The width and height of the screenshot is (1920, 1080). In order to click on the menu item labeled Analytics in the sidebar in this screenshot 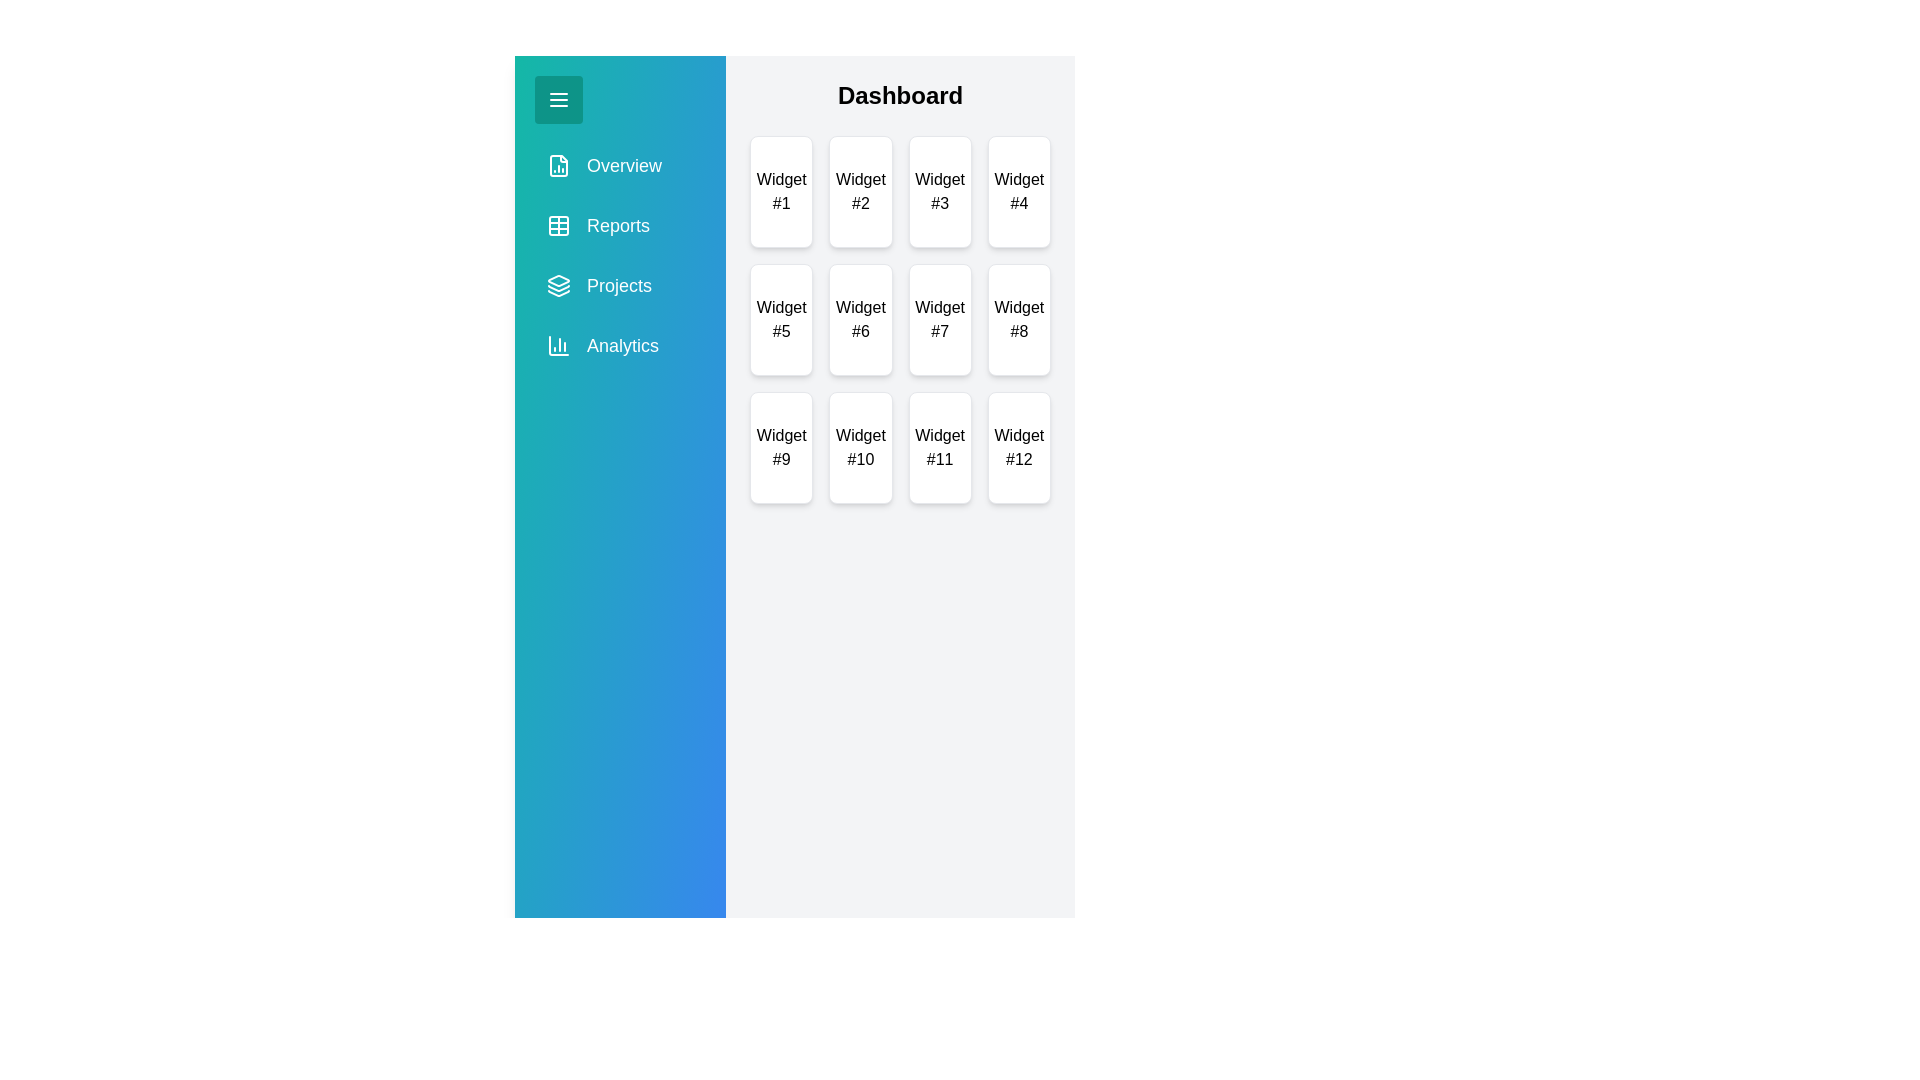, I will do `click(618, 345)`.